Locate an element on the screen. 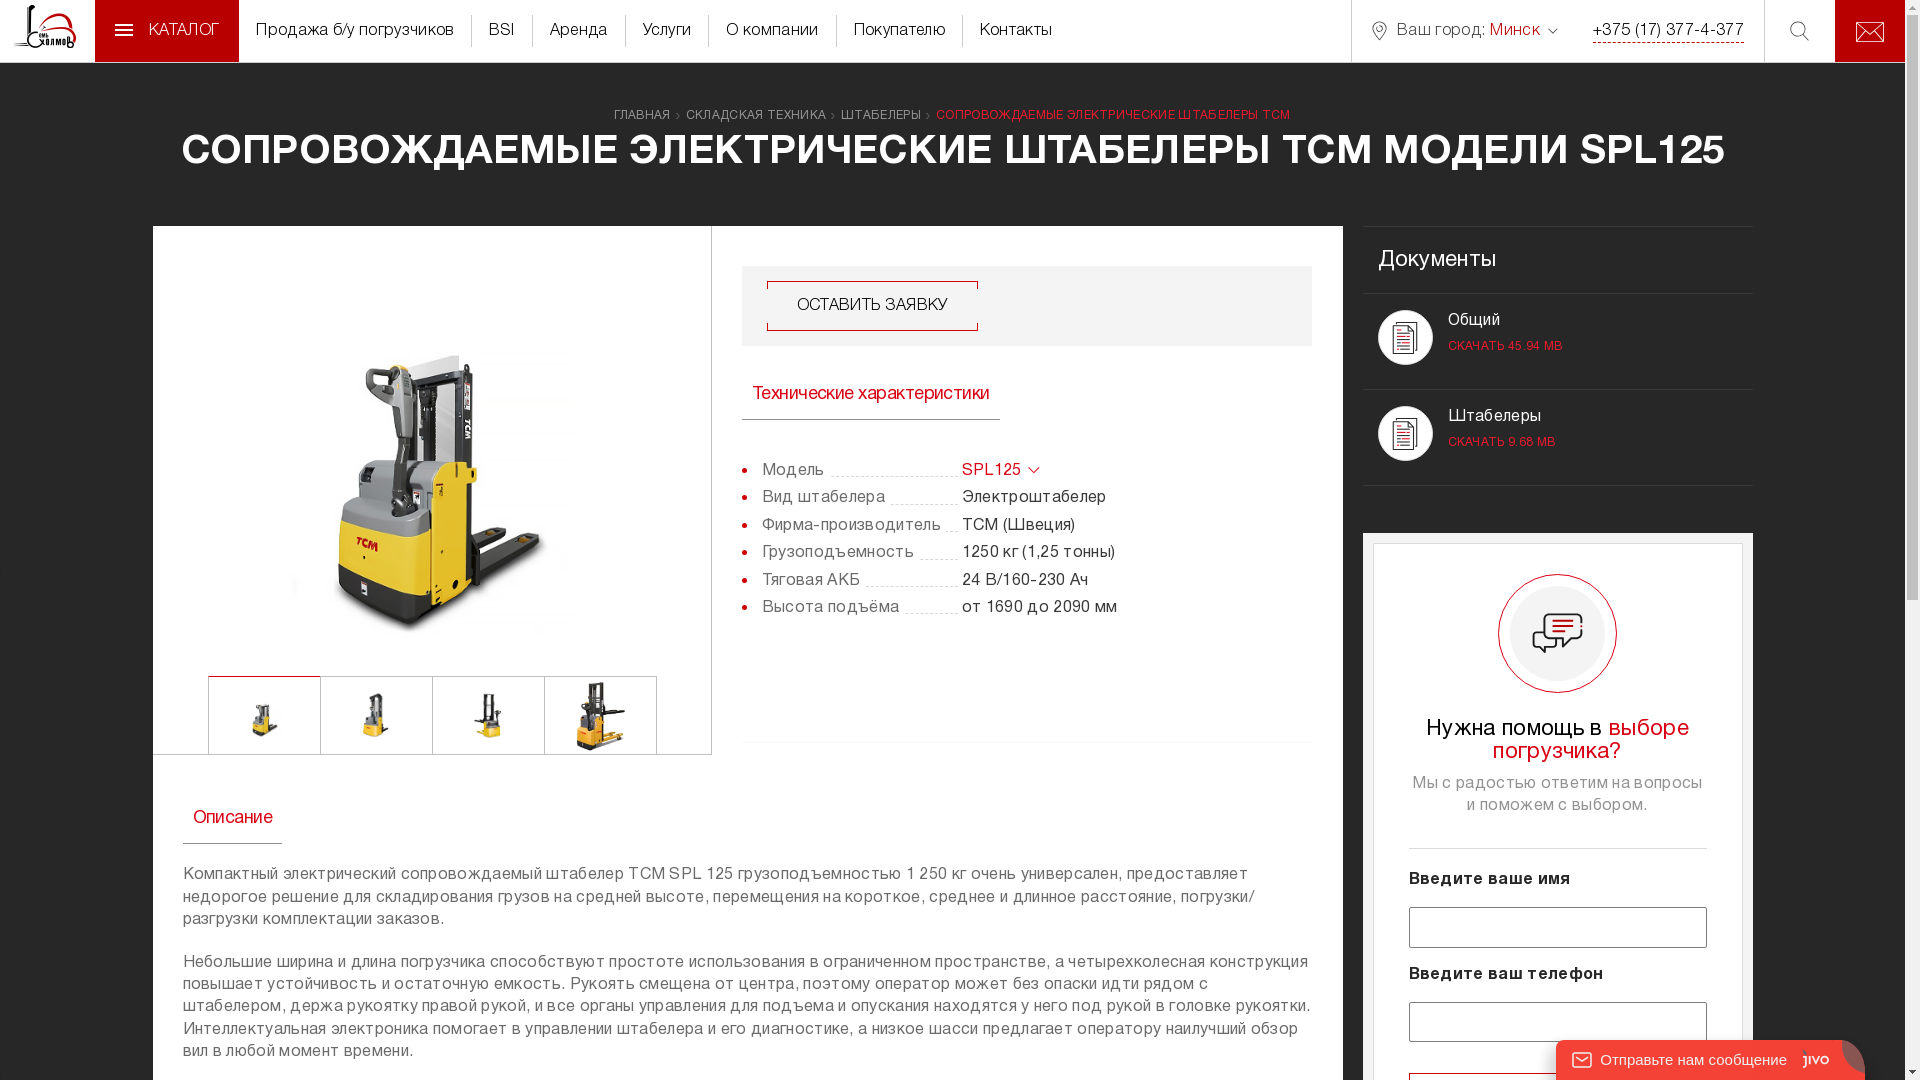  '+375 (17) 377-4-377' is located at coordinates (1592, 31).